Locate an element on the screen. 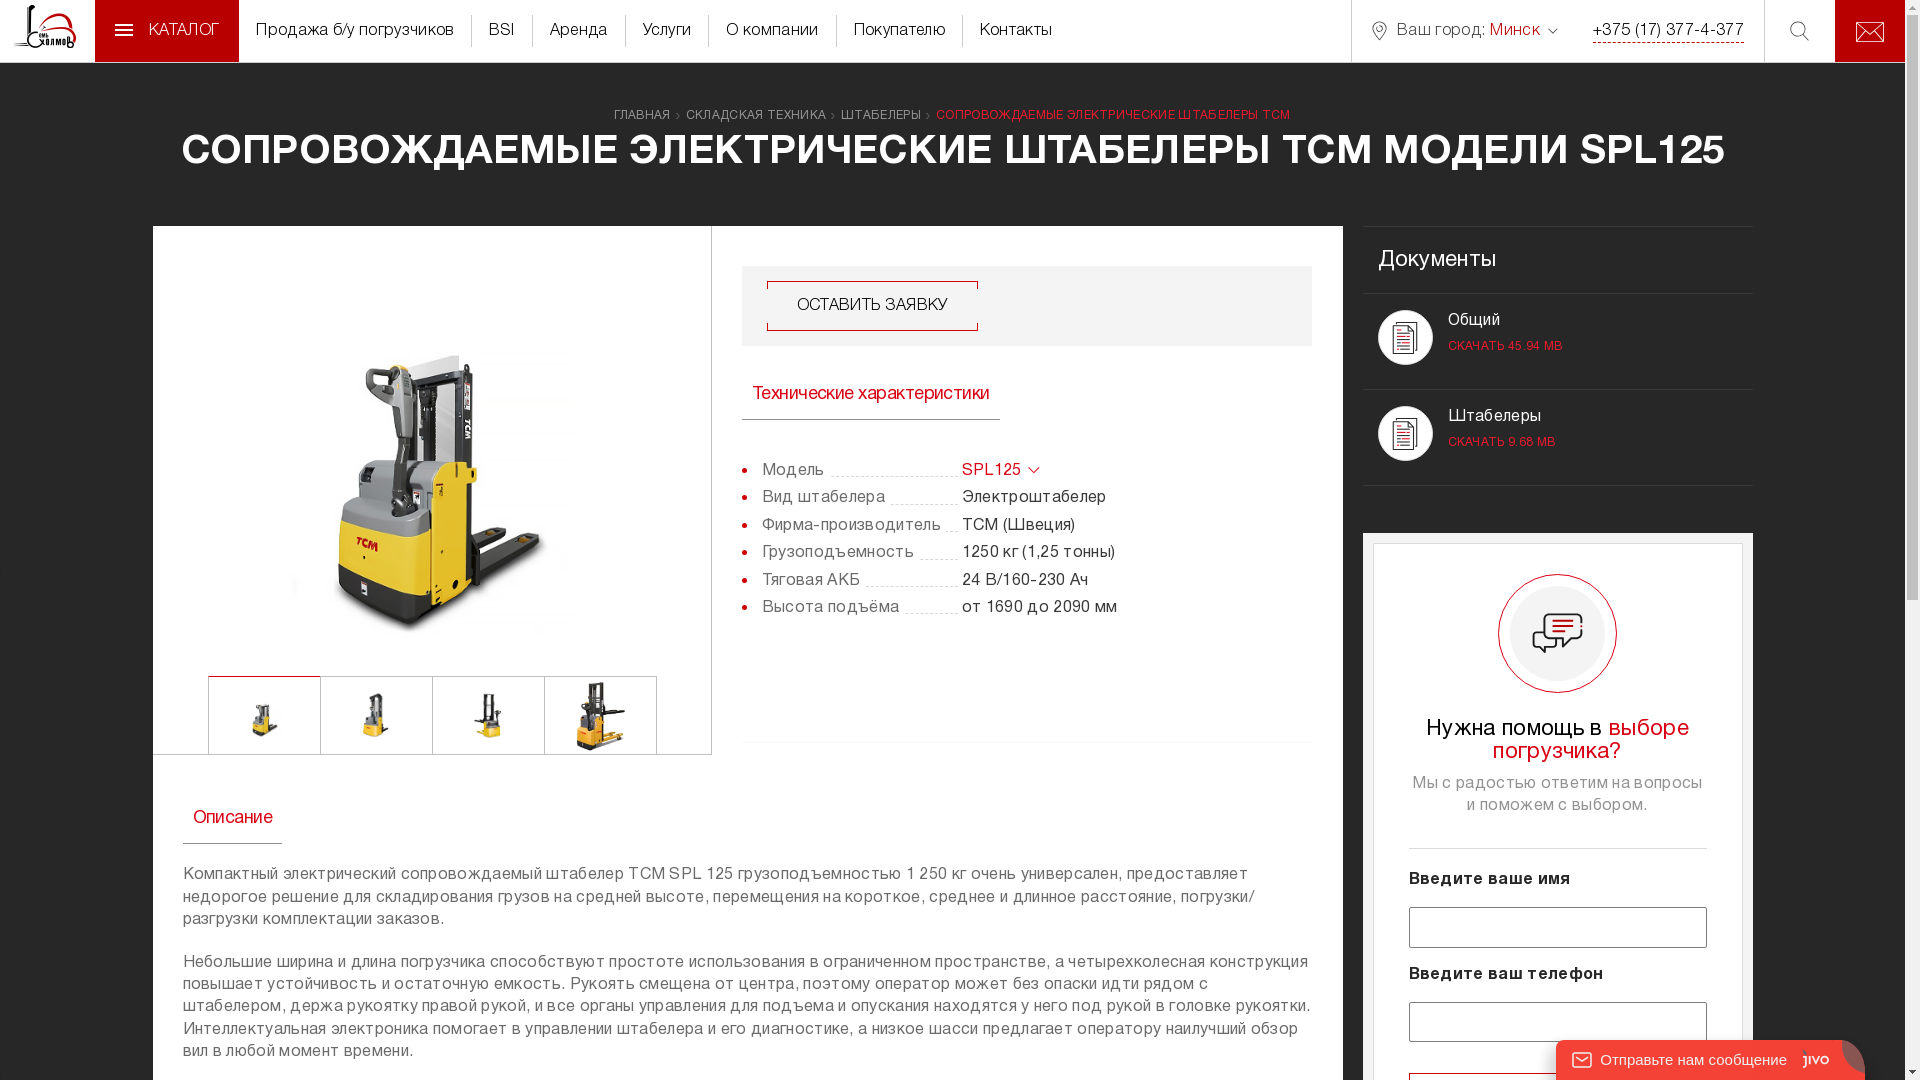  '+375 (17) 377-4-377' is located at coordinates (1592, 31).